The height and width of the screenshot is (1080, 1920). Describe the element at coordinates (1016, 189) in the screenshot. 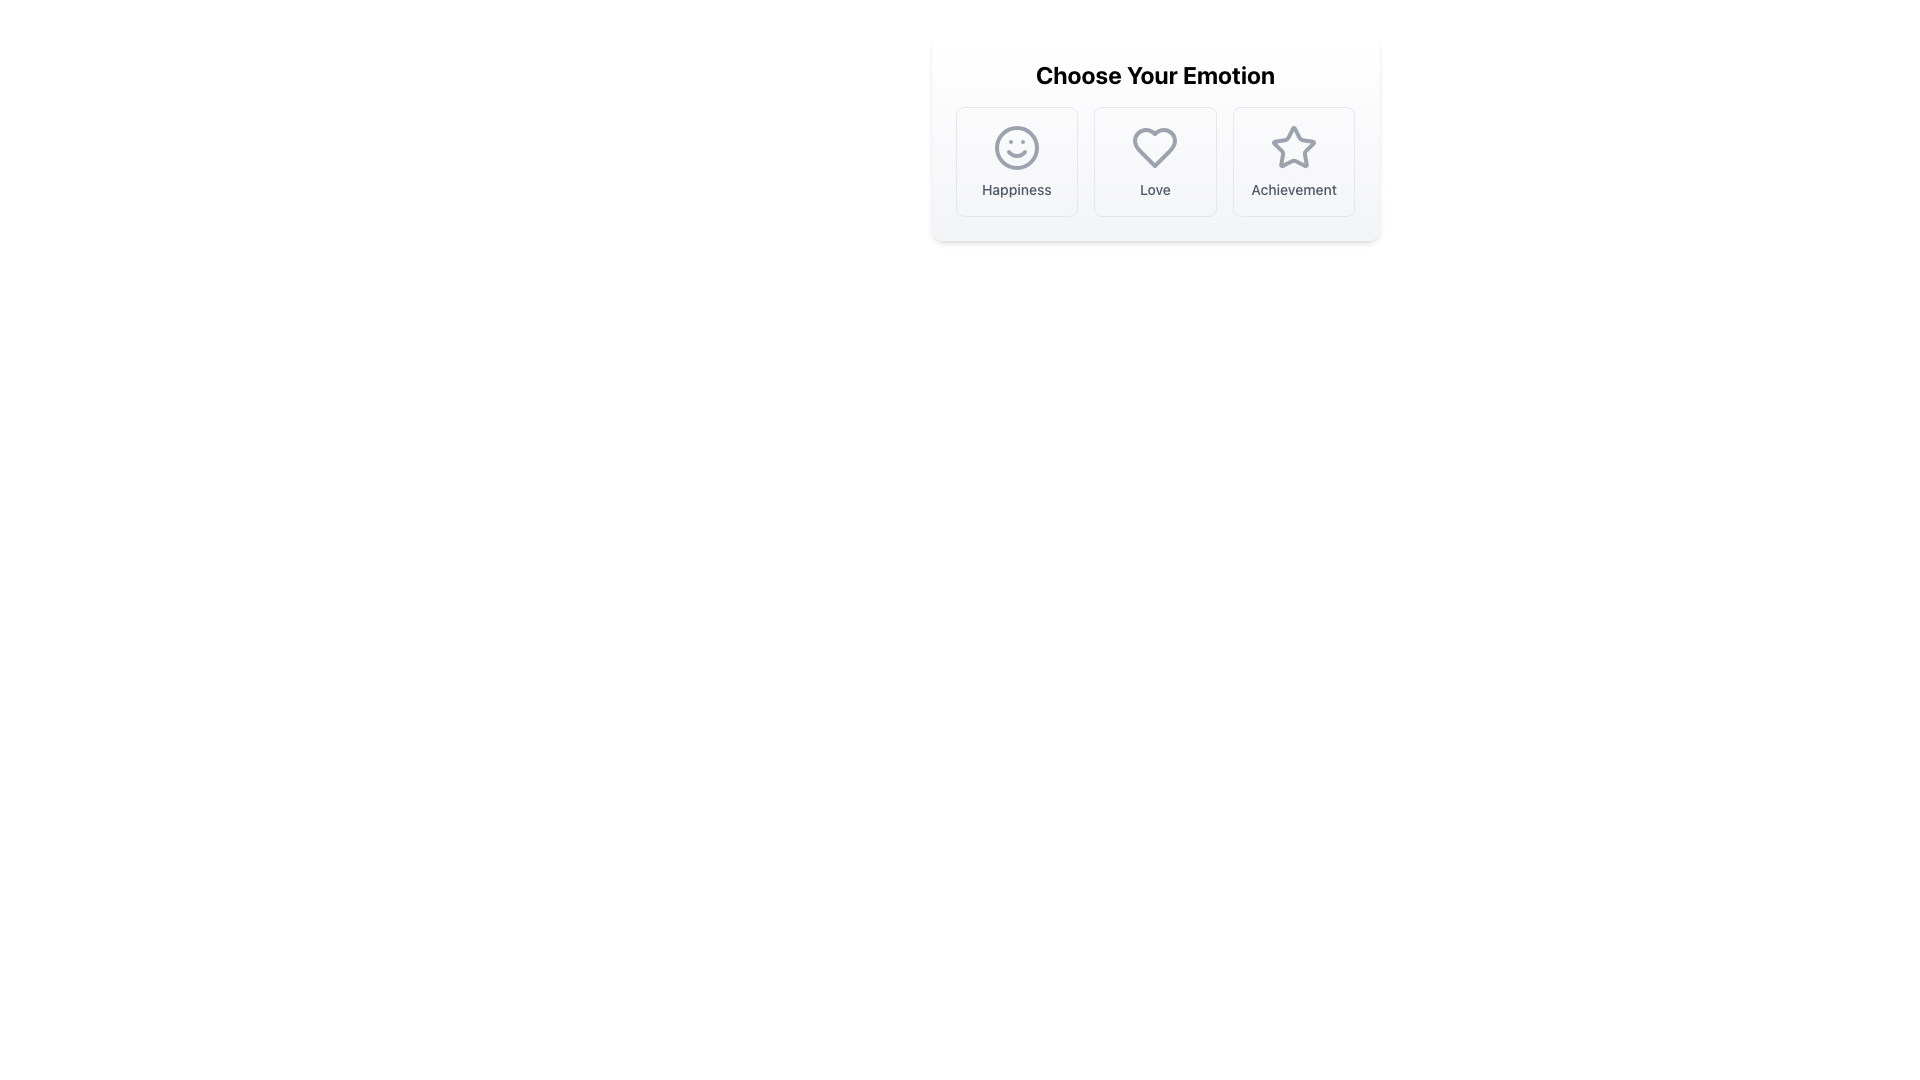

I see `the Text Label that indicates 'Happiness', located below the smiling face icon in the first option card of a horizontally aligned group of cards` at that location.